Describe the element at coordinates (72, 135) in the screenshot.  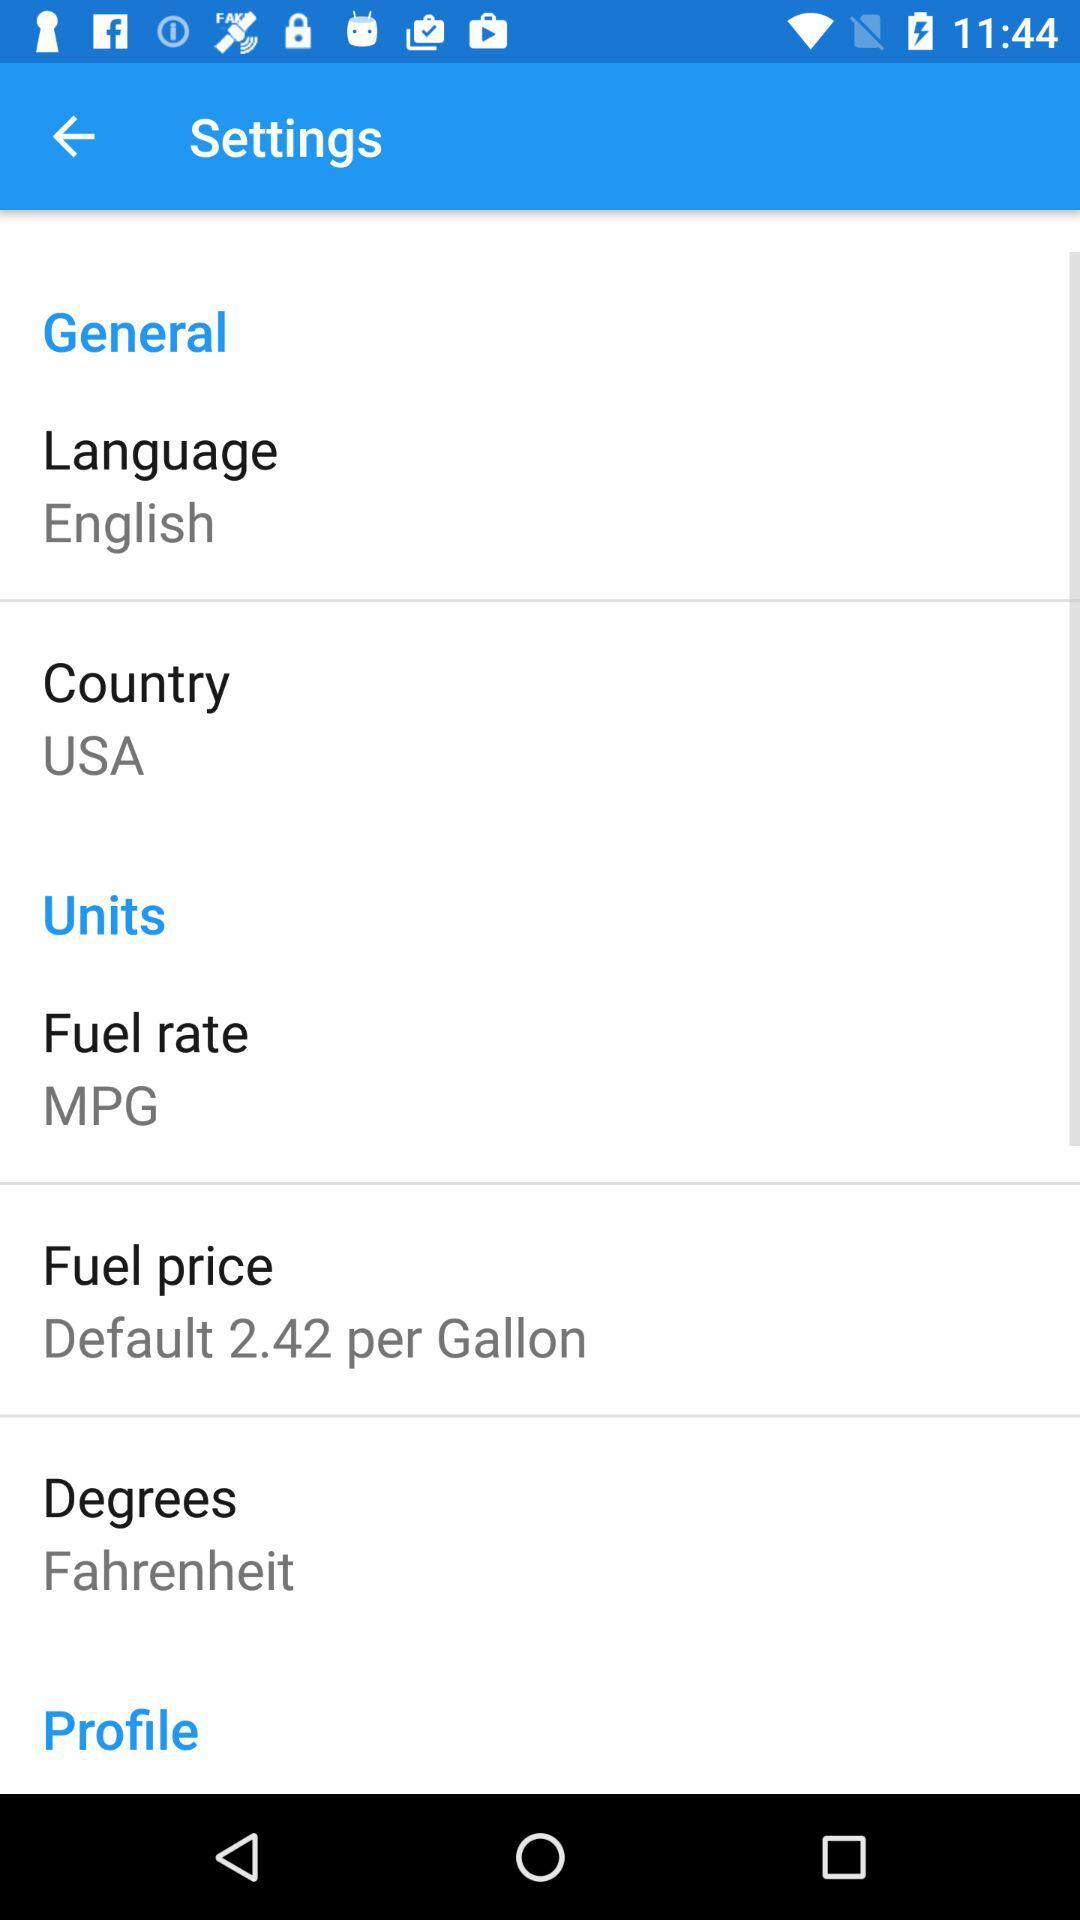
I see `the item above general item` at that location.